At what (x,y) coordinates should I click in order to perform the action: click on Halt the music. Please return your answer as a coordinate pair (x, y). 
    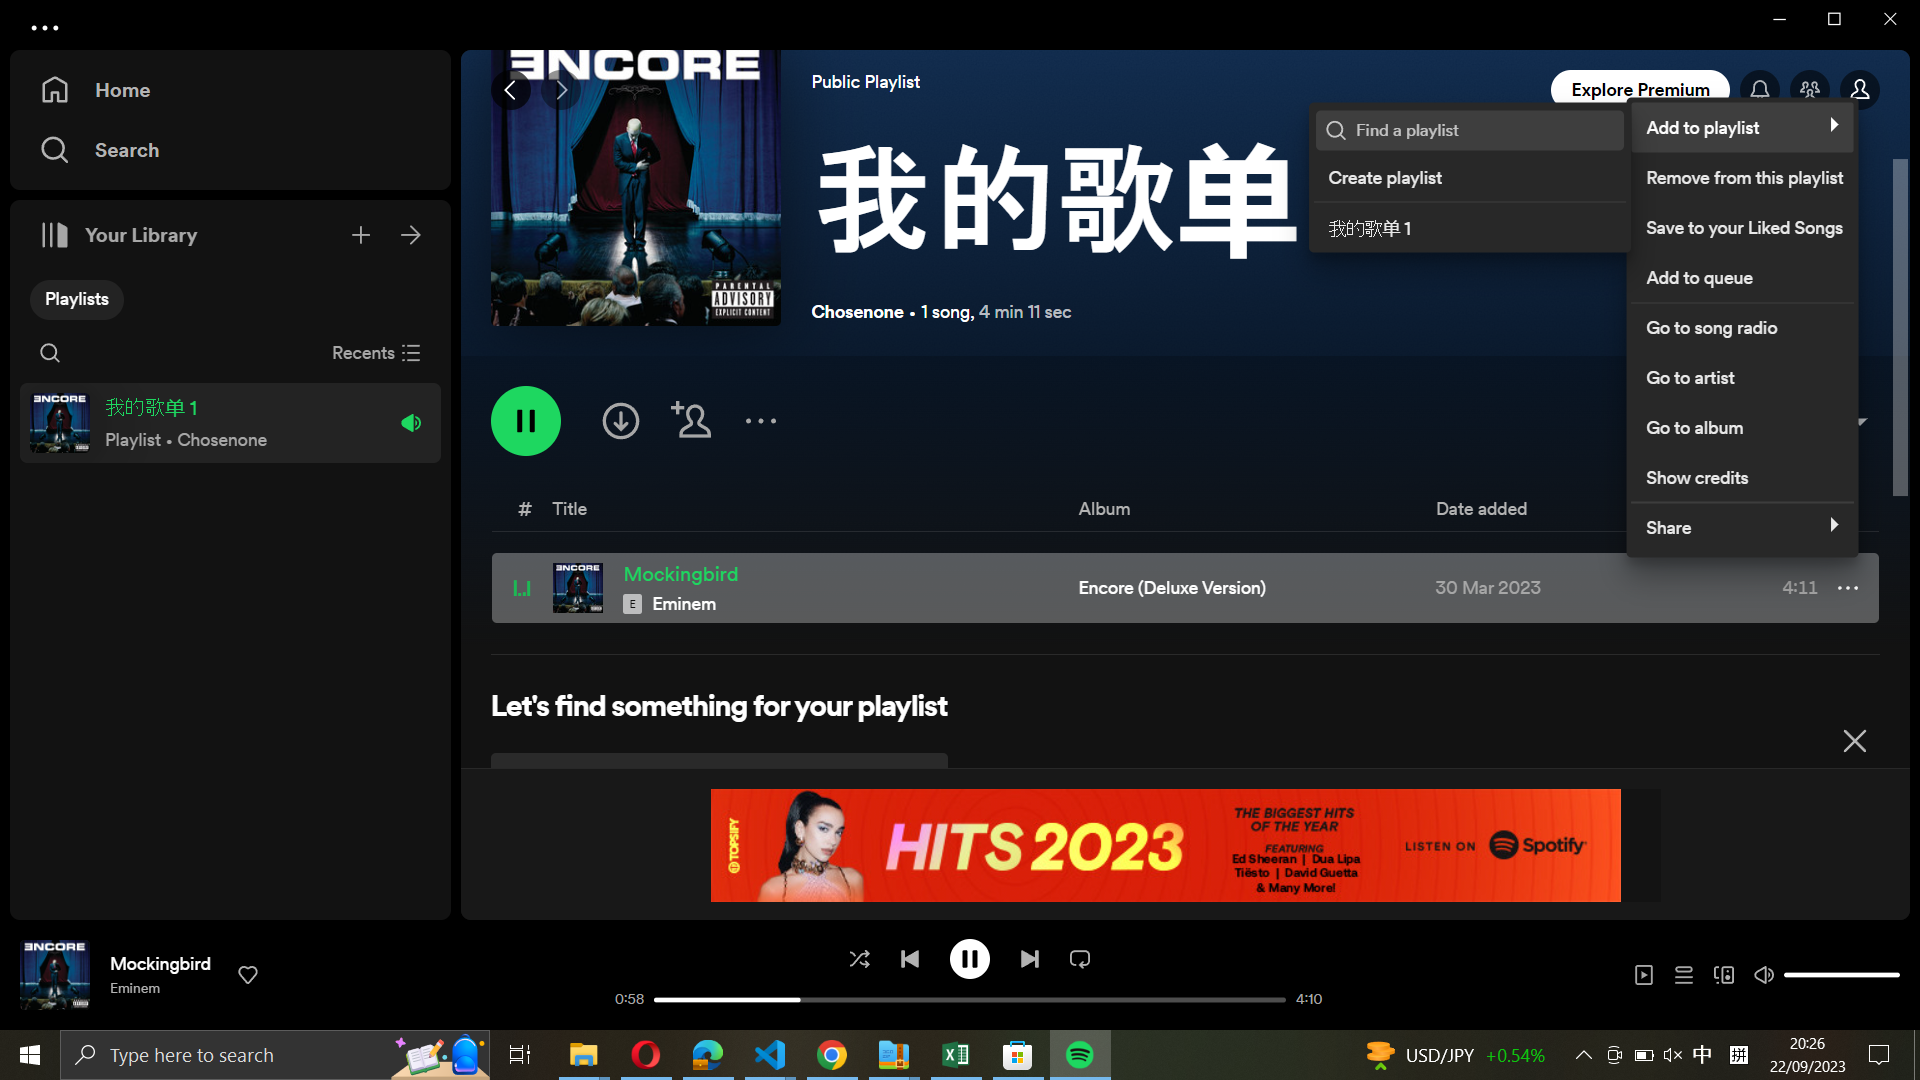
    Looking at the image, I should click on (970, 956).